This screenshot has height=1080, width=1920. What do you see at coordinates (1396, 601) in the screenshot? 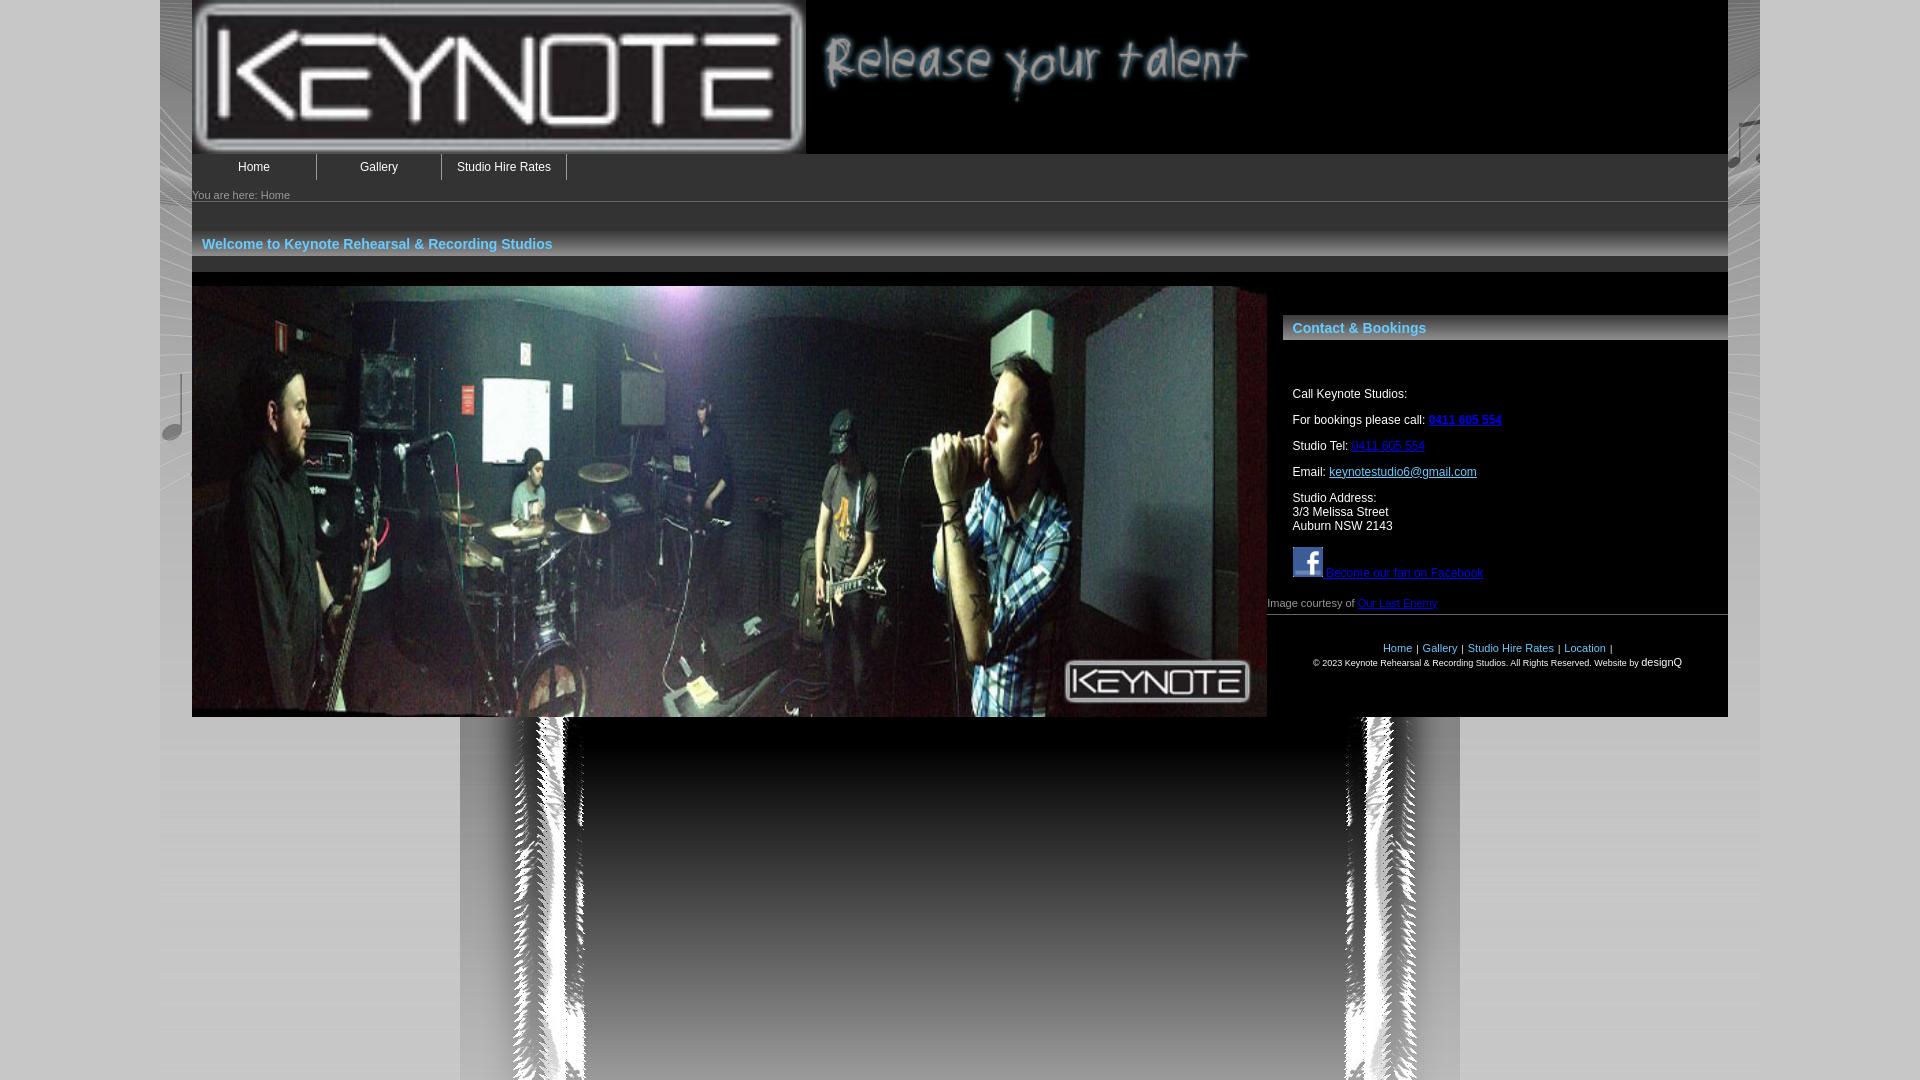
I see `'Our Last Enemy'` at bounding box center [1396, 601].